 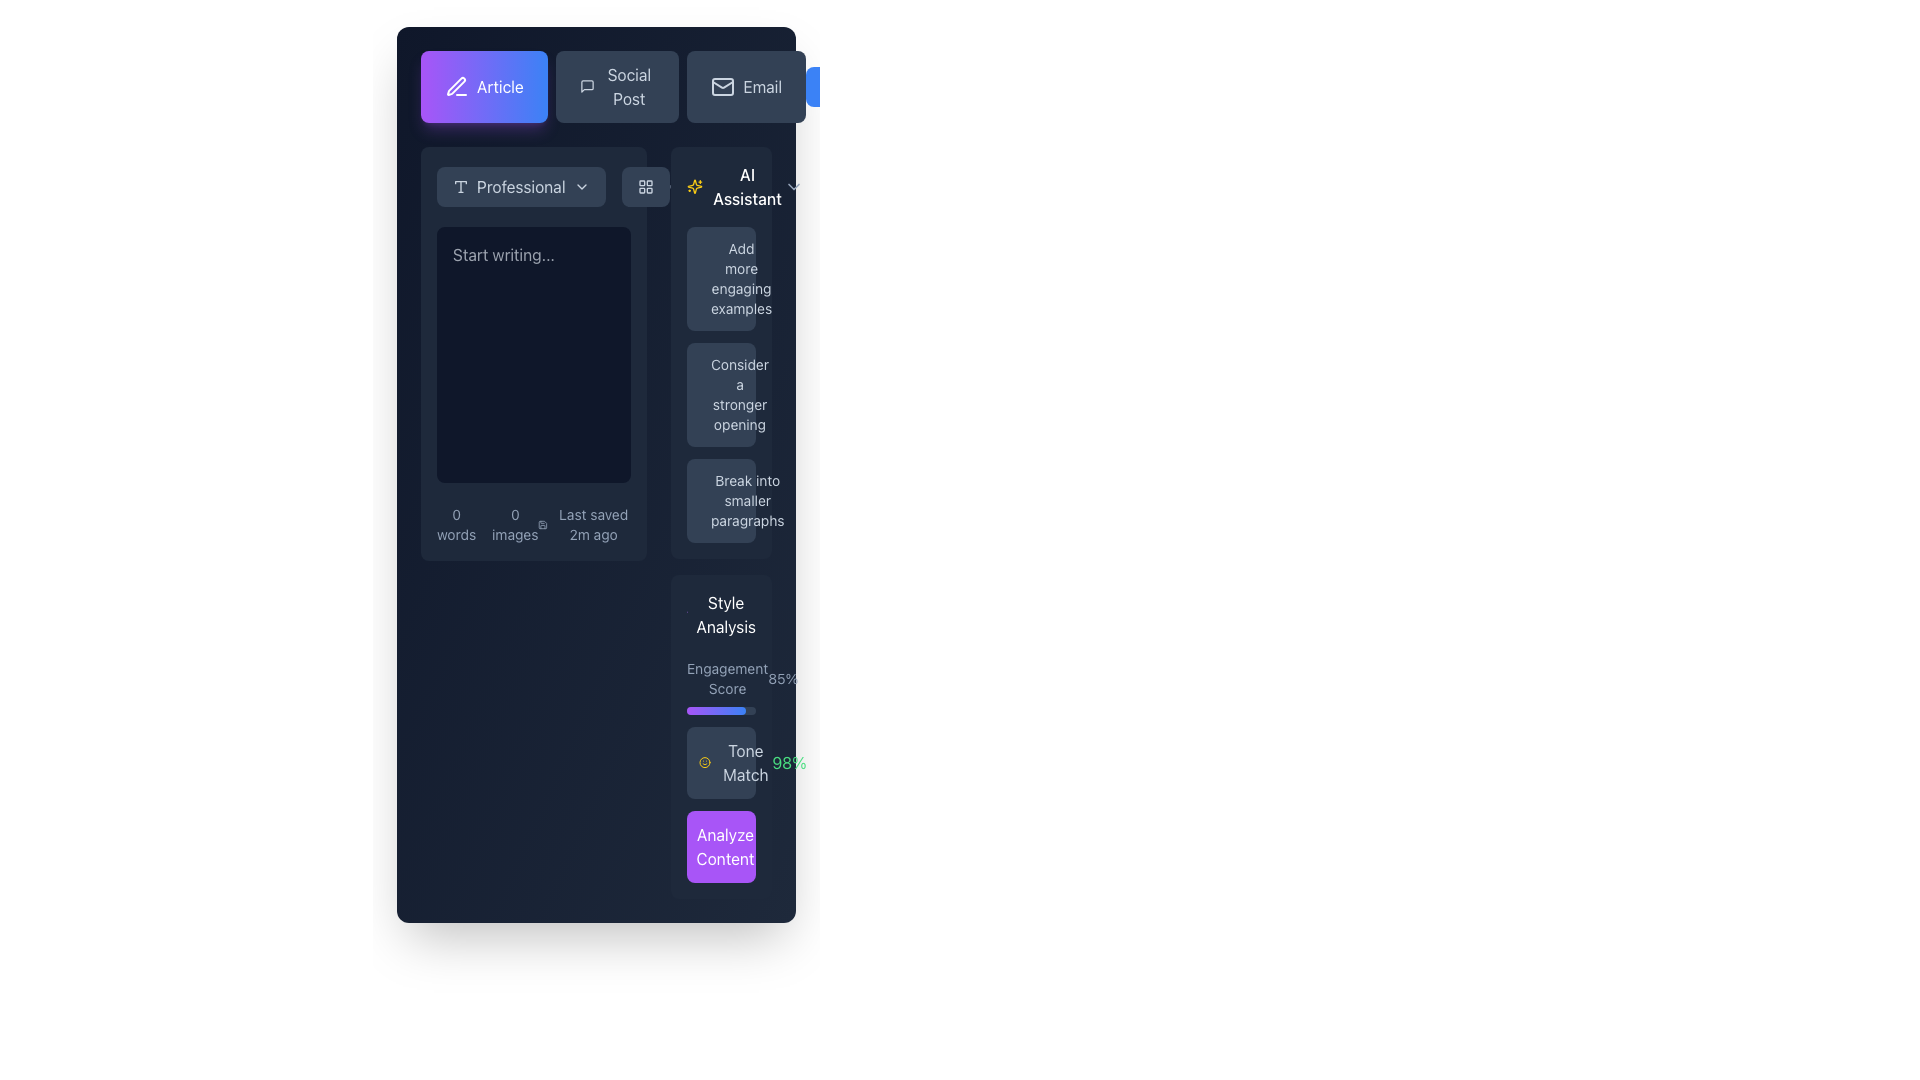 I want to click on the 'Social Post' button, which is the second button in a row of three buttons labeled 'Article', 'Social Post', and 'Email', so click(x=595, y=86).